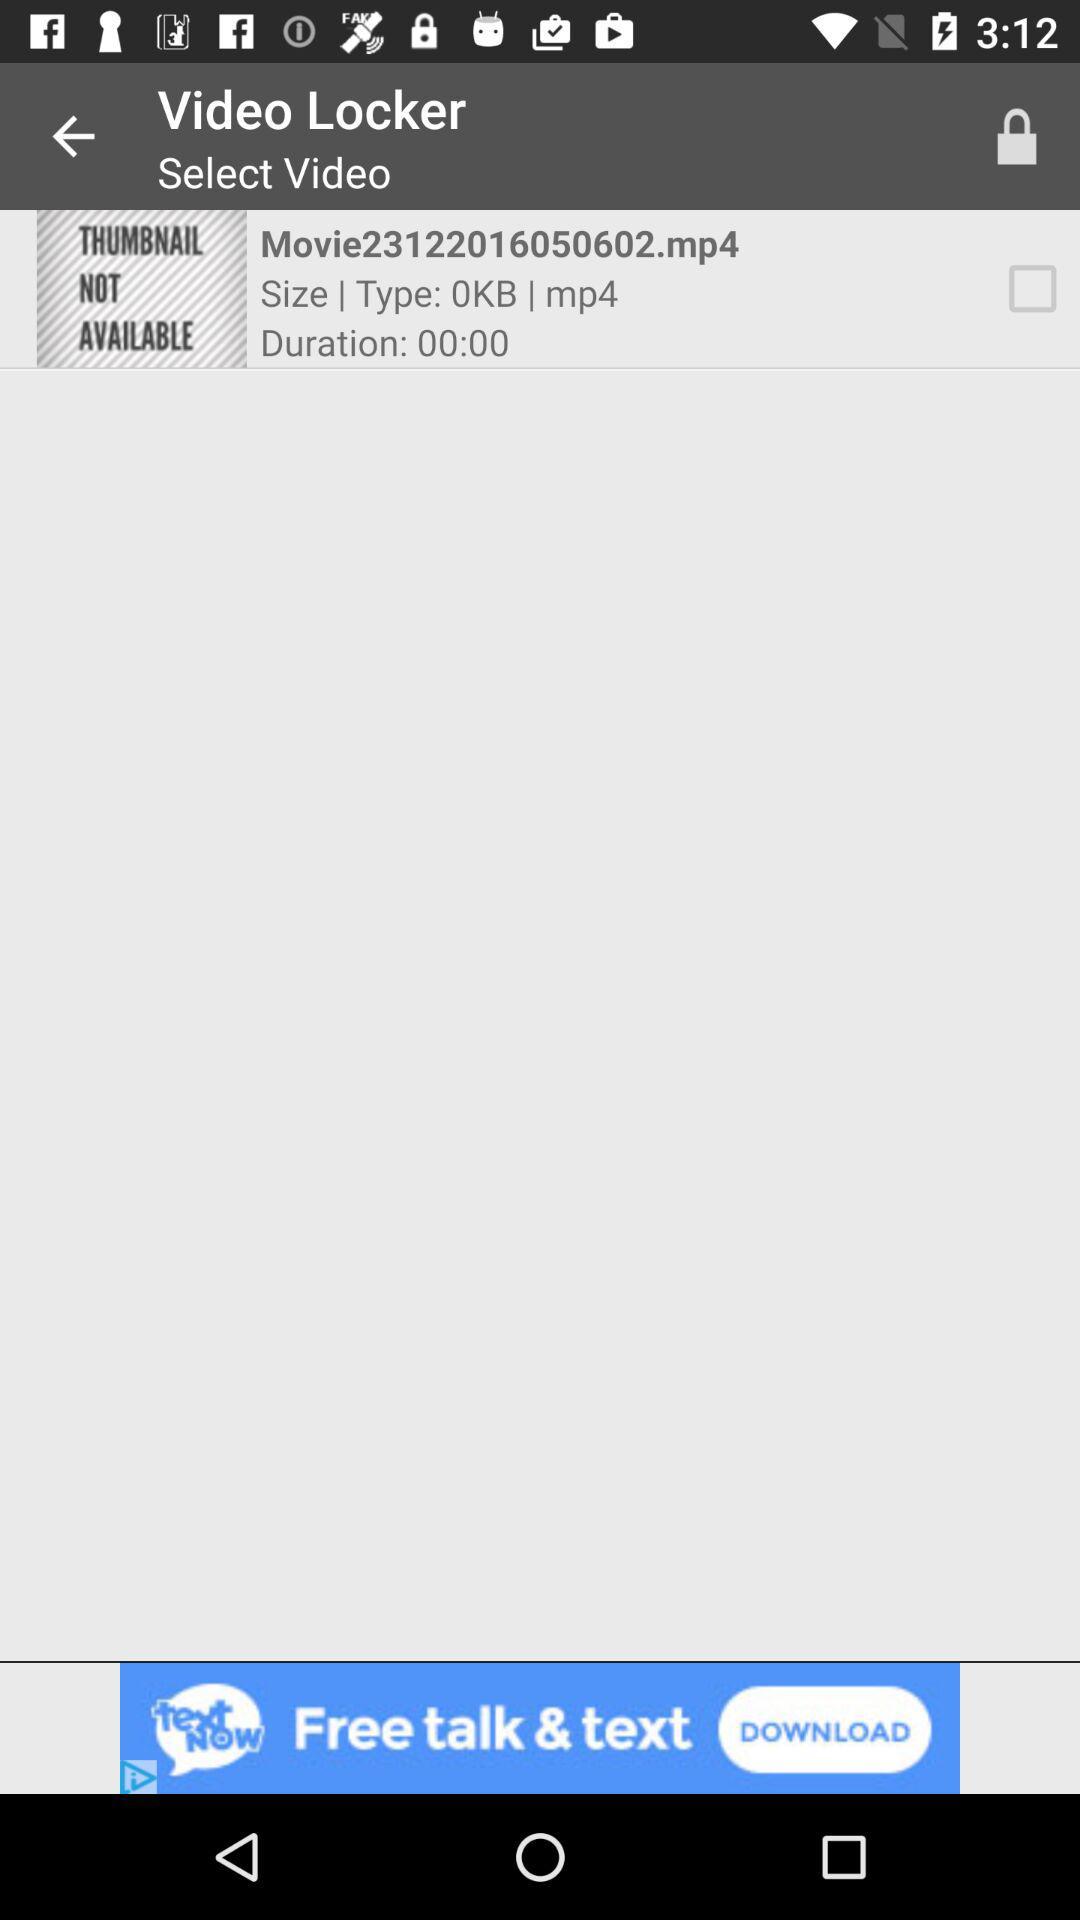  What do you see at coordinates (385, 341) in the screenshot?
I see `the item below size type 0kb icon` at bounding box center [385, 341].